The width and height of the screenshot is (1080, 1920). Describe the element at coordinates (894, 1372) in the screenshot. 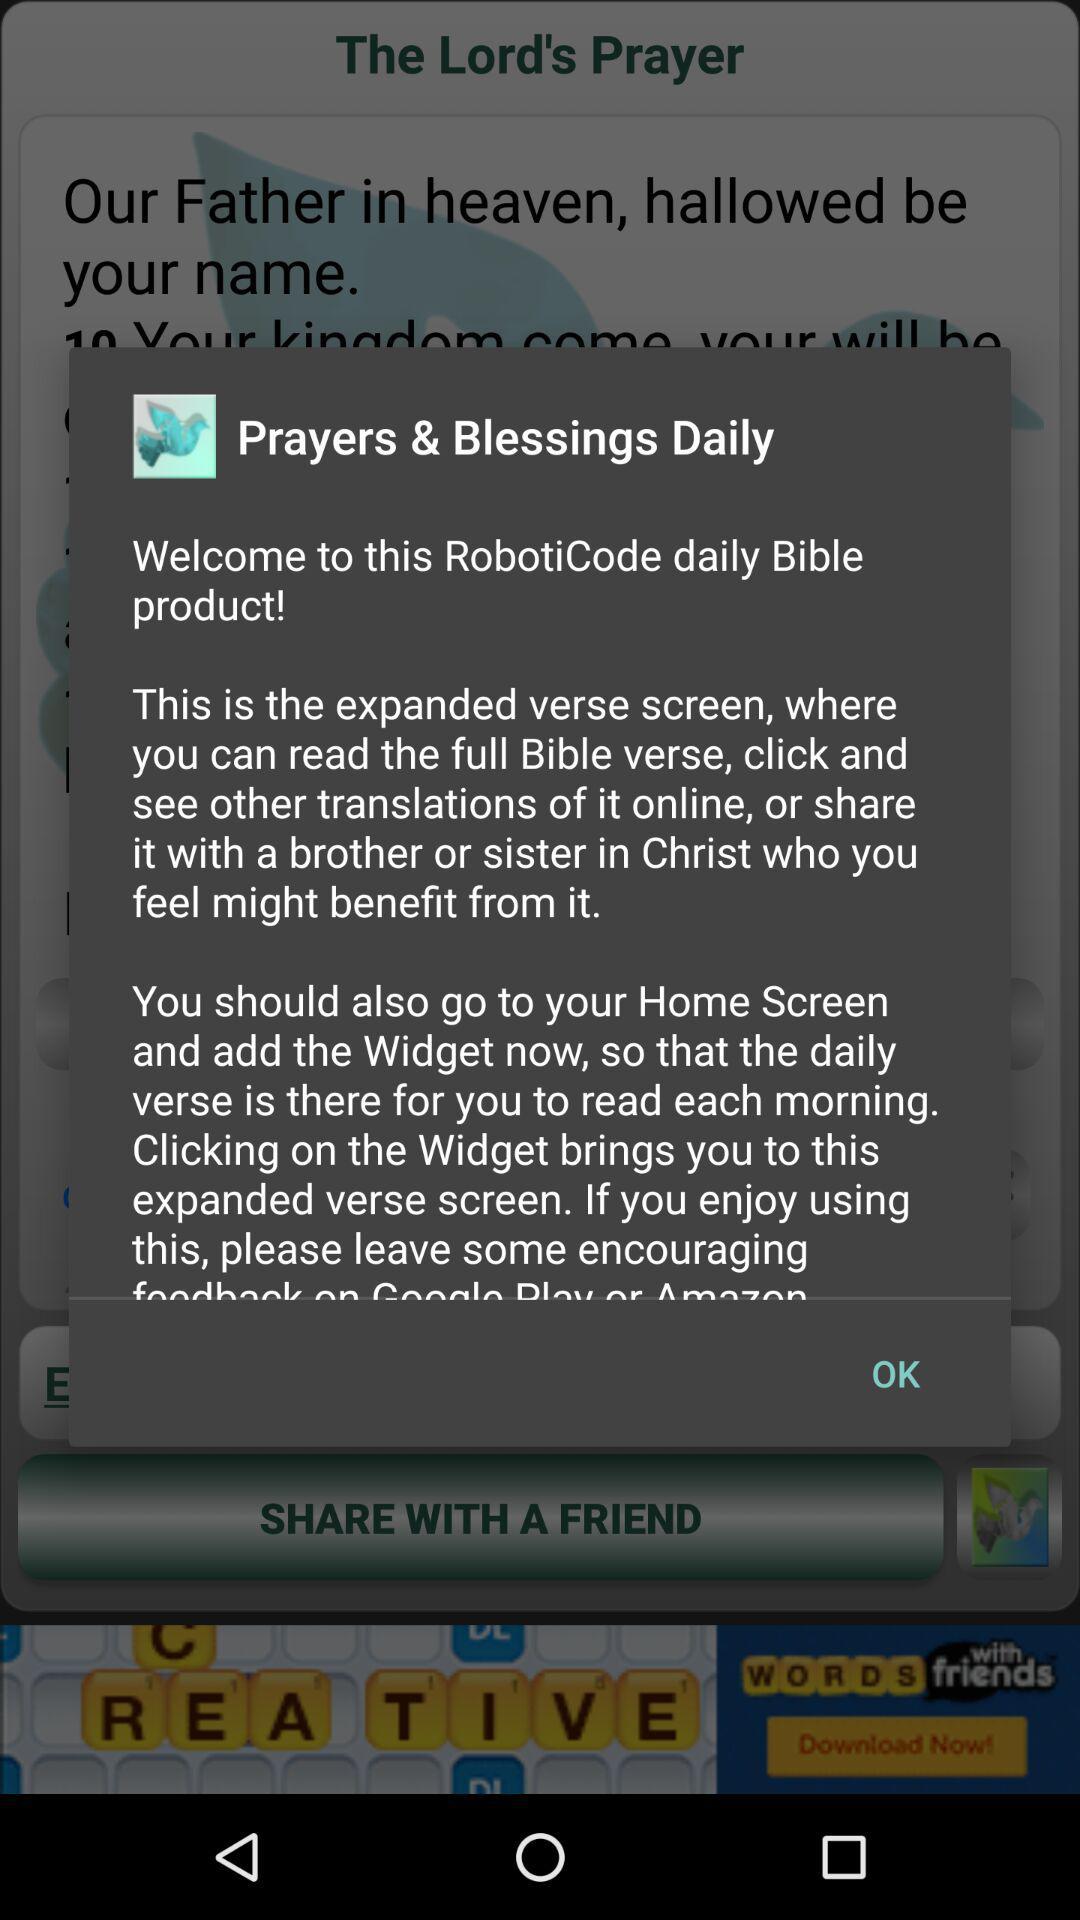

I see `icon below the welcome to this icon` at that location.